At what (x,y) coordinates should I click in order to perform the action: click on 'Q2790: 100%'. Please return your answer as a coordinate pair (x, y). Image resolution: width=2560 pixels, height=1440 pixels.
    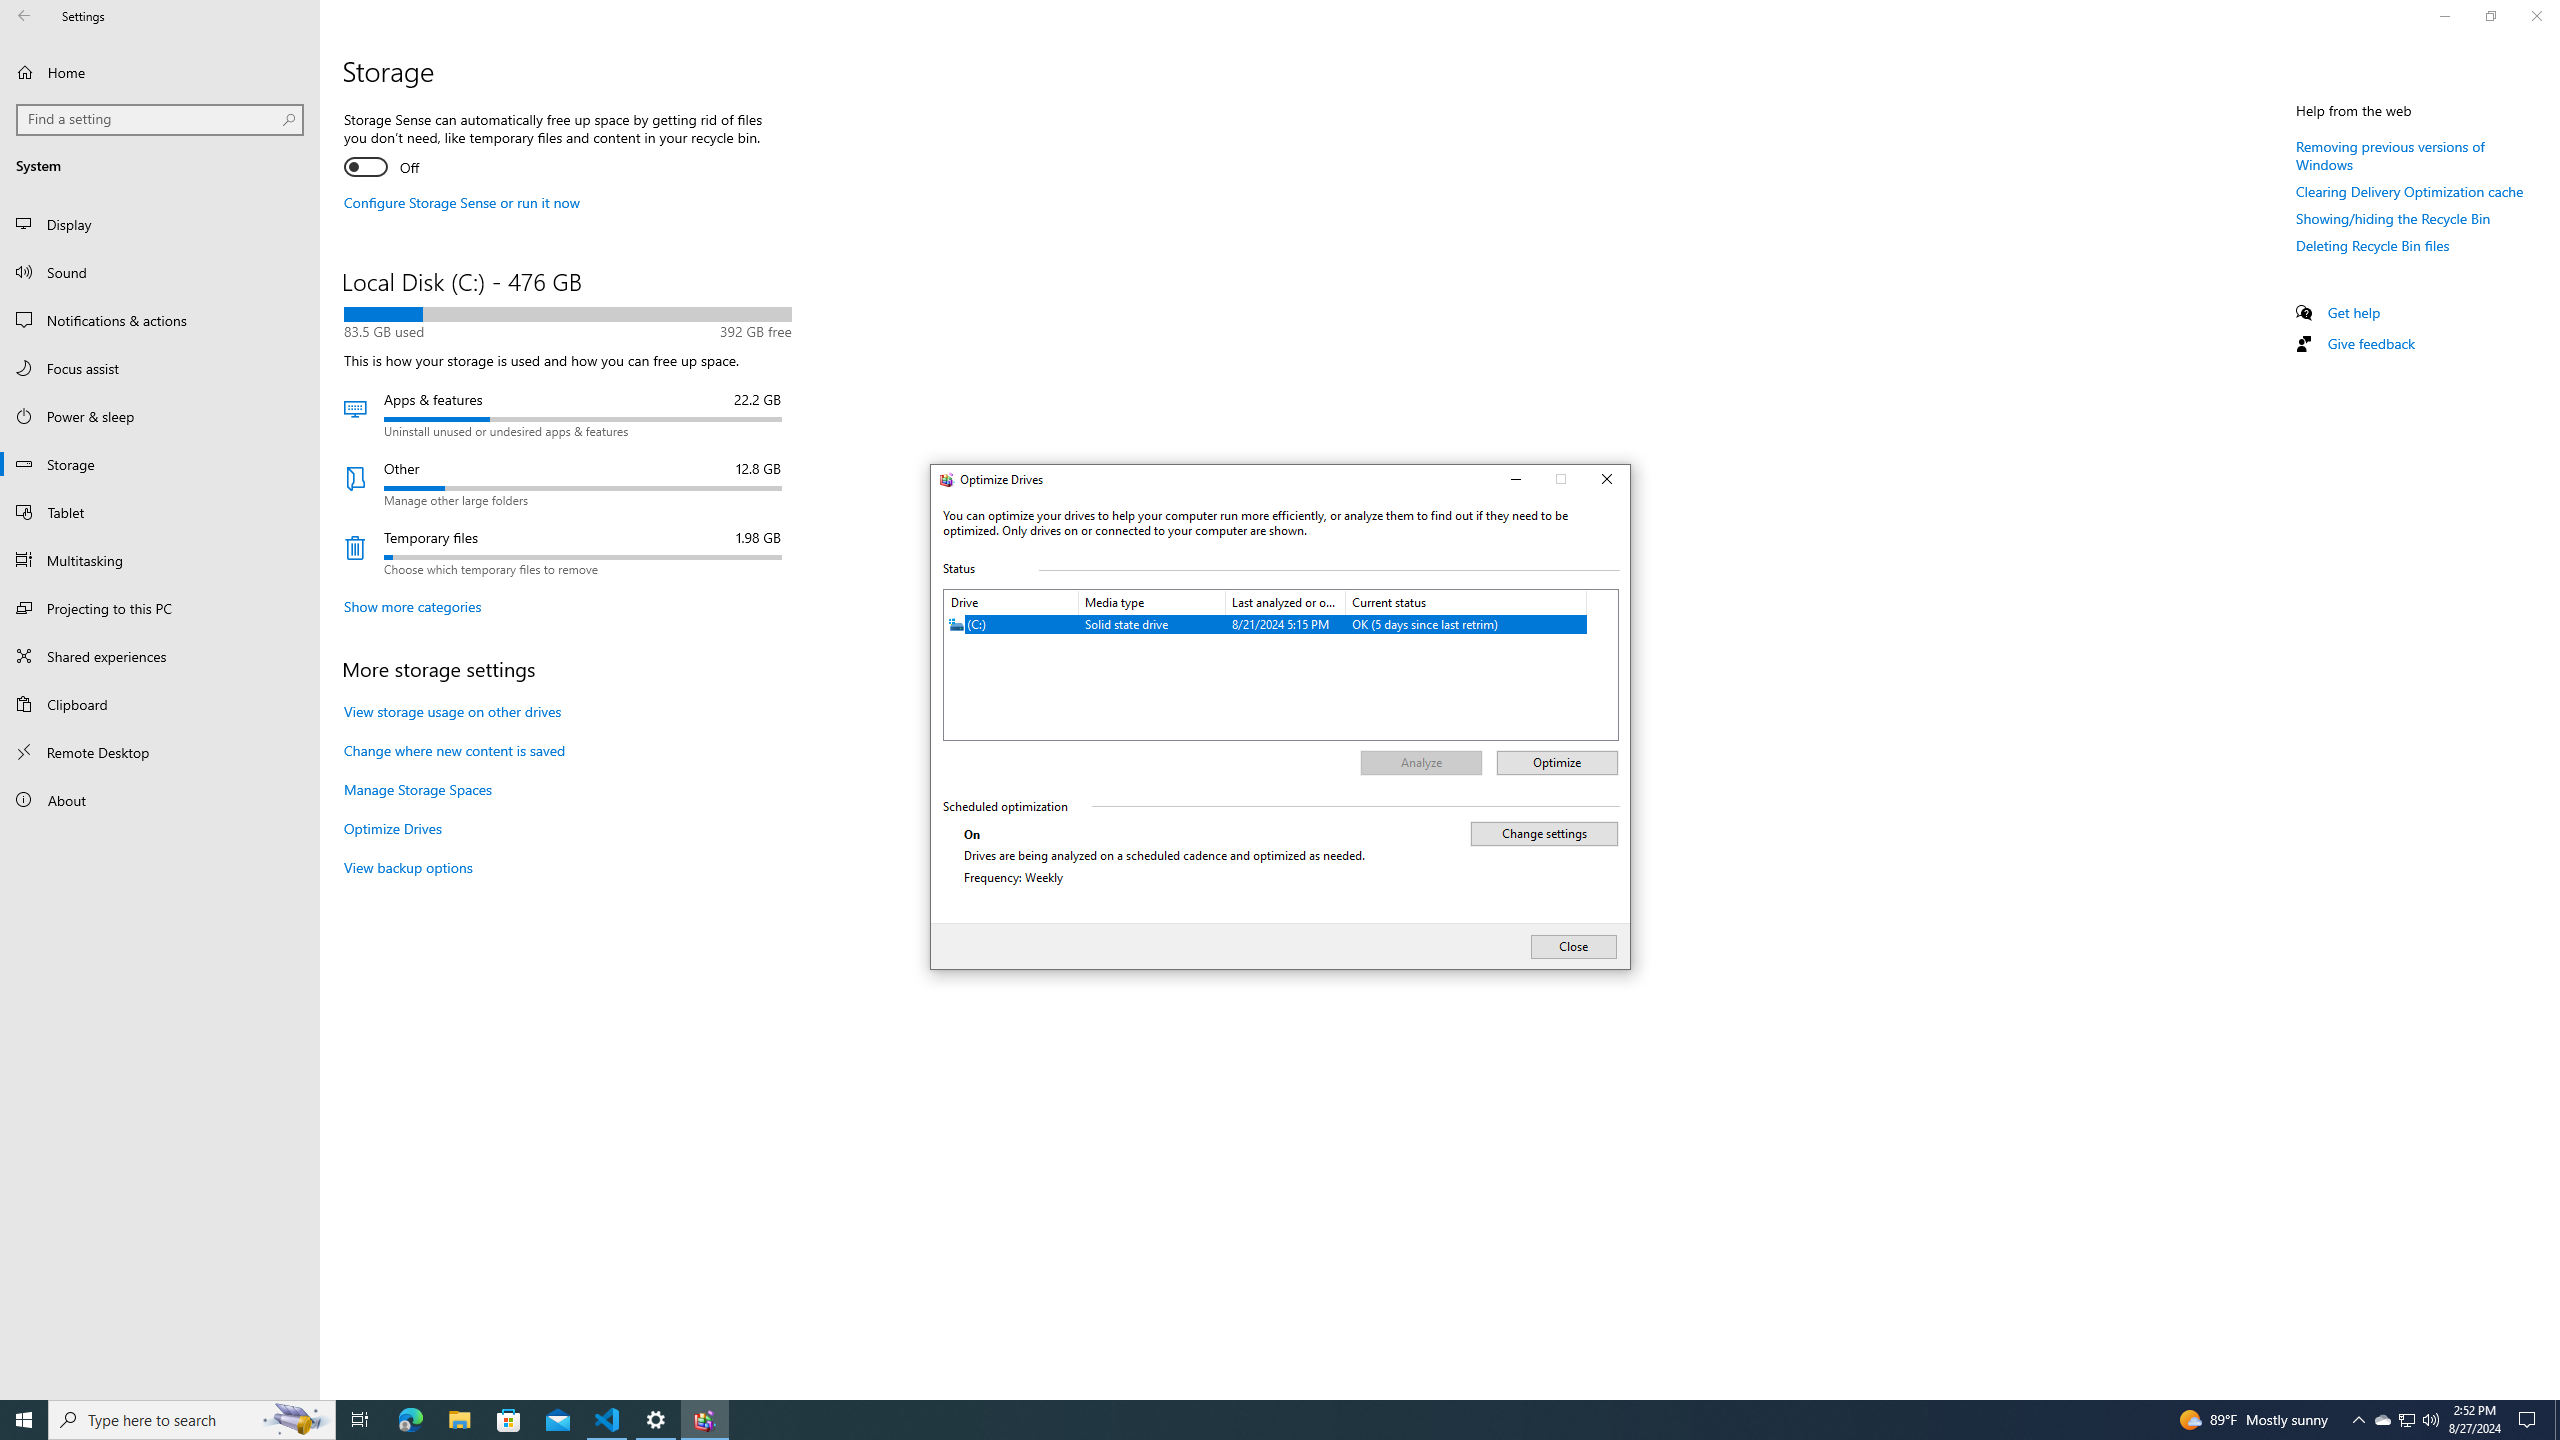
    Looking at the image, I should click on (2429, 1418).